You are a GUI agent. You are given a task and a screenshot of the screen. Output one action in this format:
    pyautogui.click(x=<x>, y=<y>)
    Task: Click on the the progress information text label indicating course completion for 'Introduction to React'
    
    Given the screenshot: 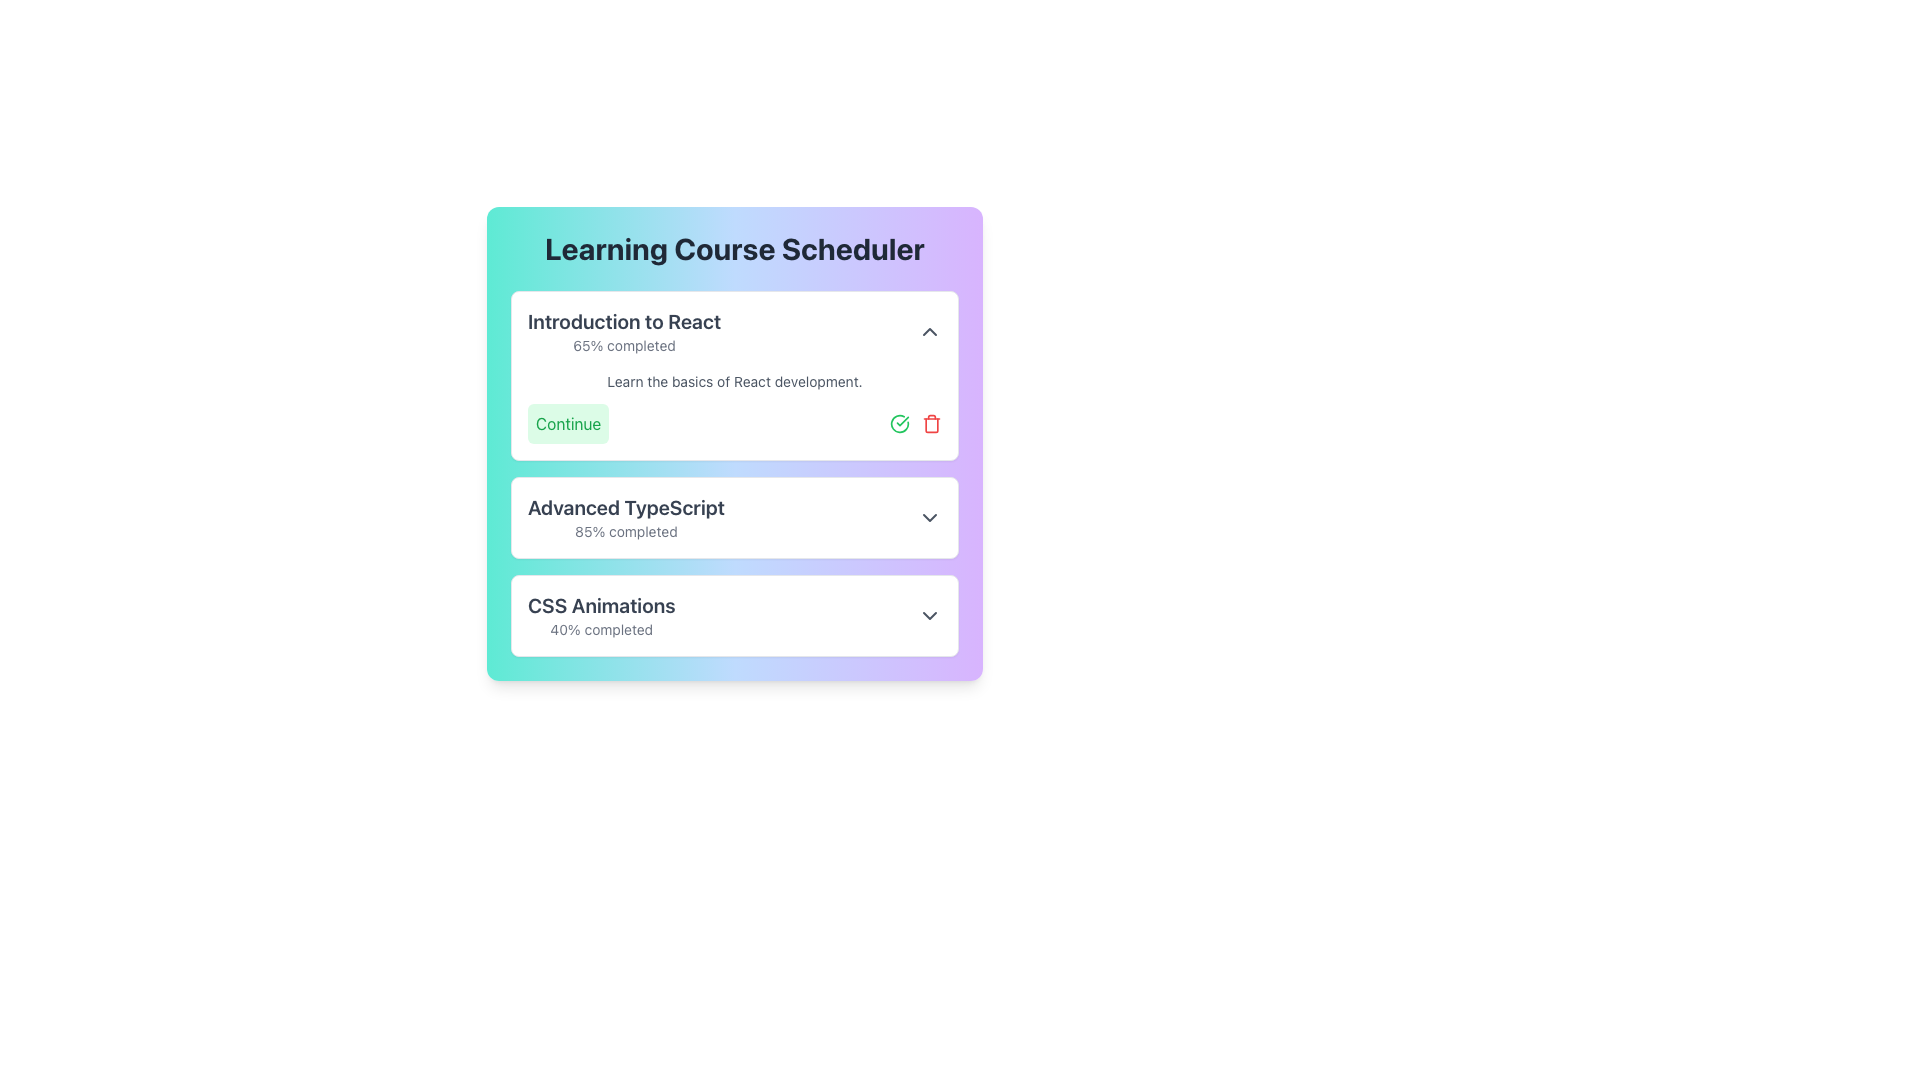 What is the action you would take?
    pyautogui.click(x=623, y=345)
    